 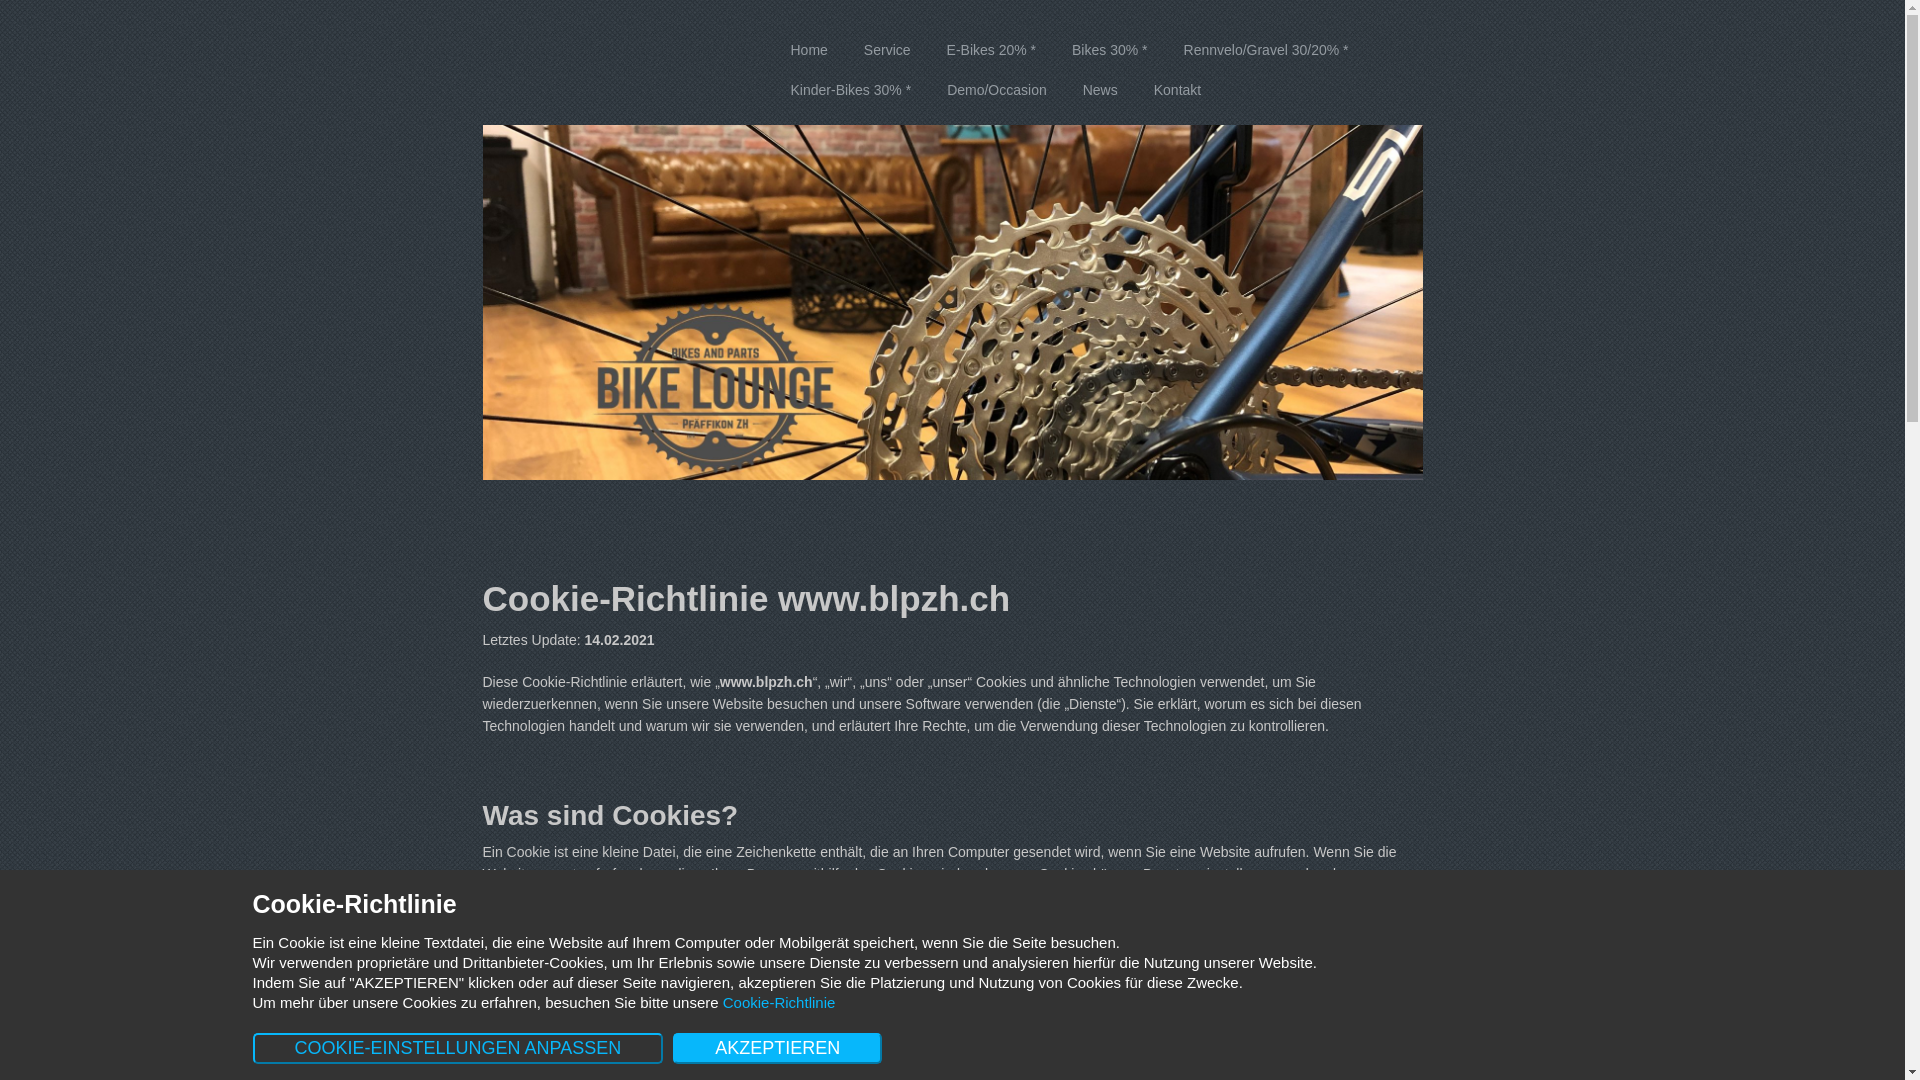 What do you see at coordinates (991, 49) in the screenshot?
I see `'E-Bikes 20% *'` at bounding box center [991, 49].